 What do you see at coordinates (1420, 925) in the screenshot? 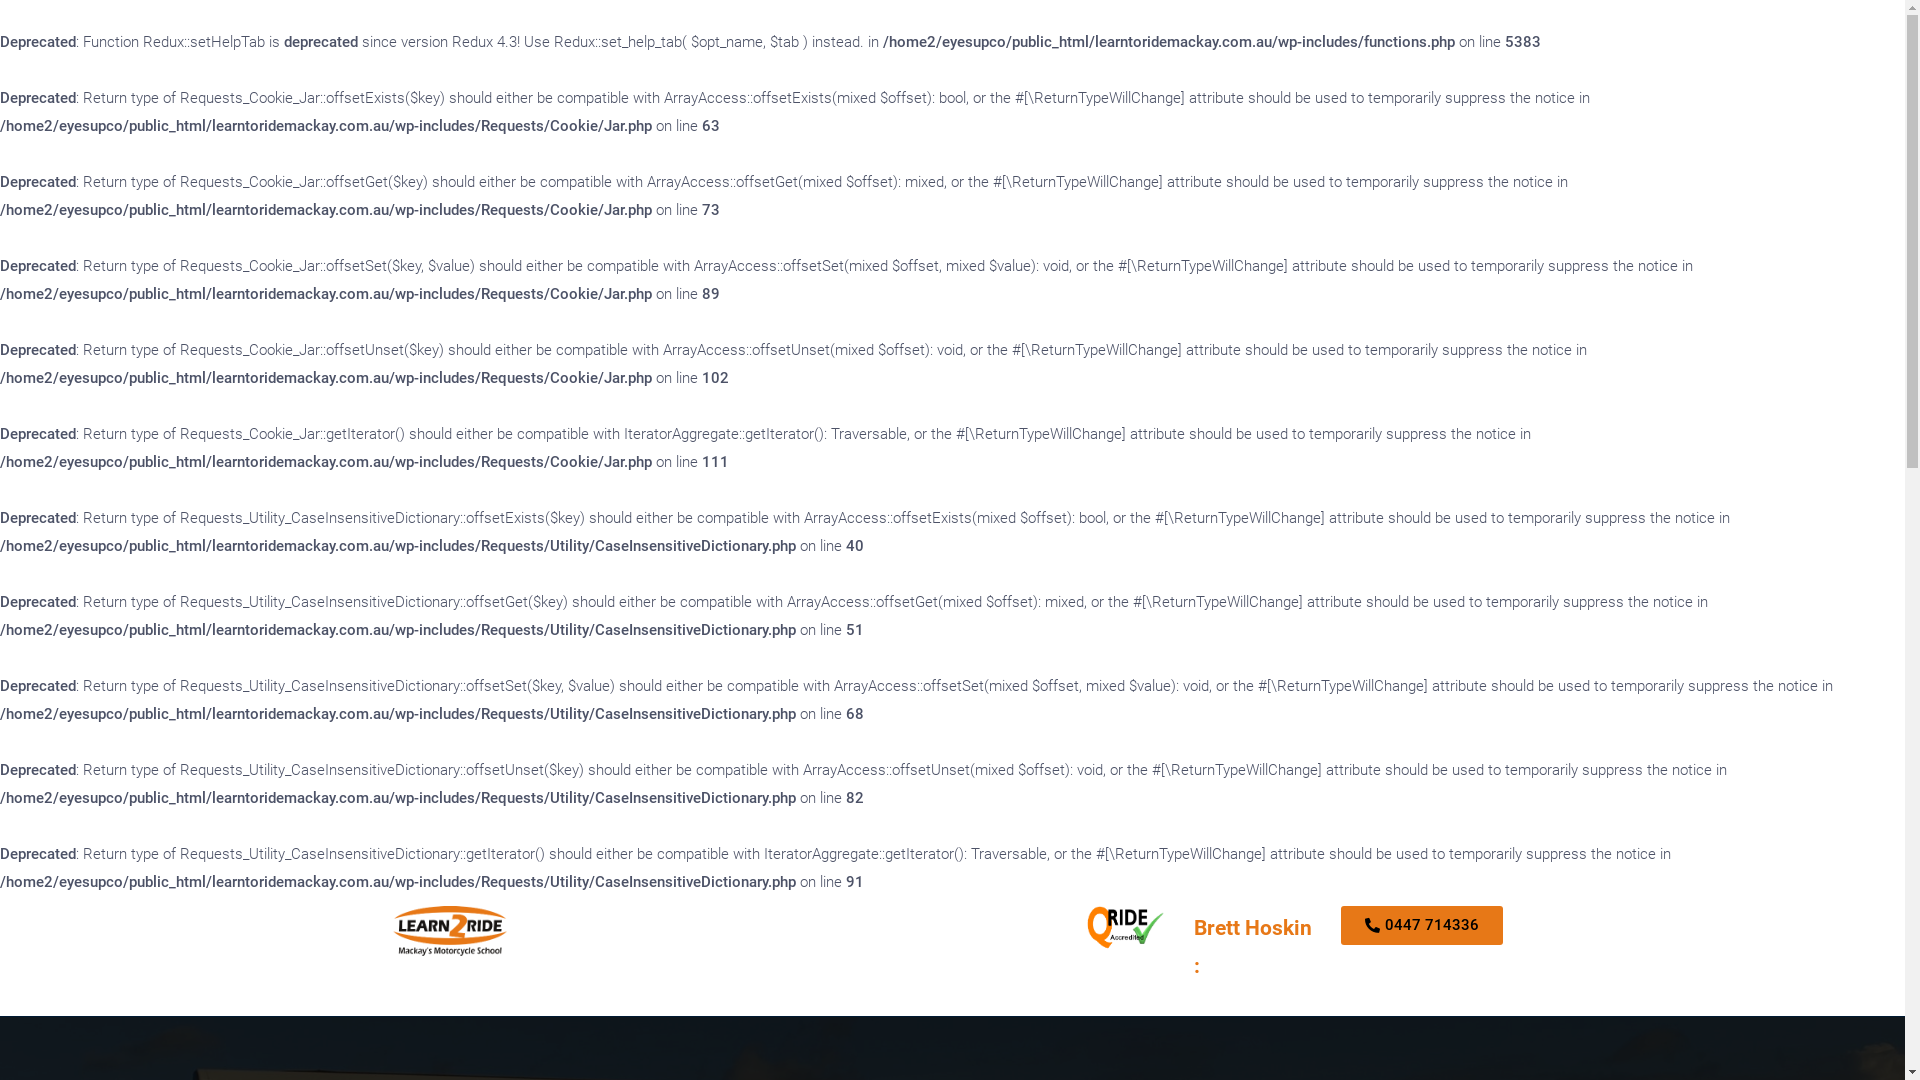
I see `'0447 714336'` at bounding box center [1420, 925].